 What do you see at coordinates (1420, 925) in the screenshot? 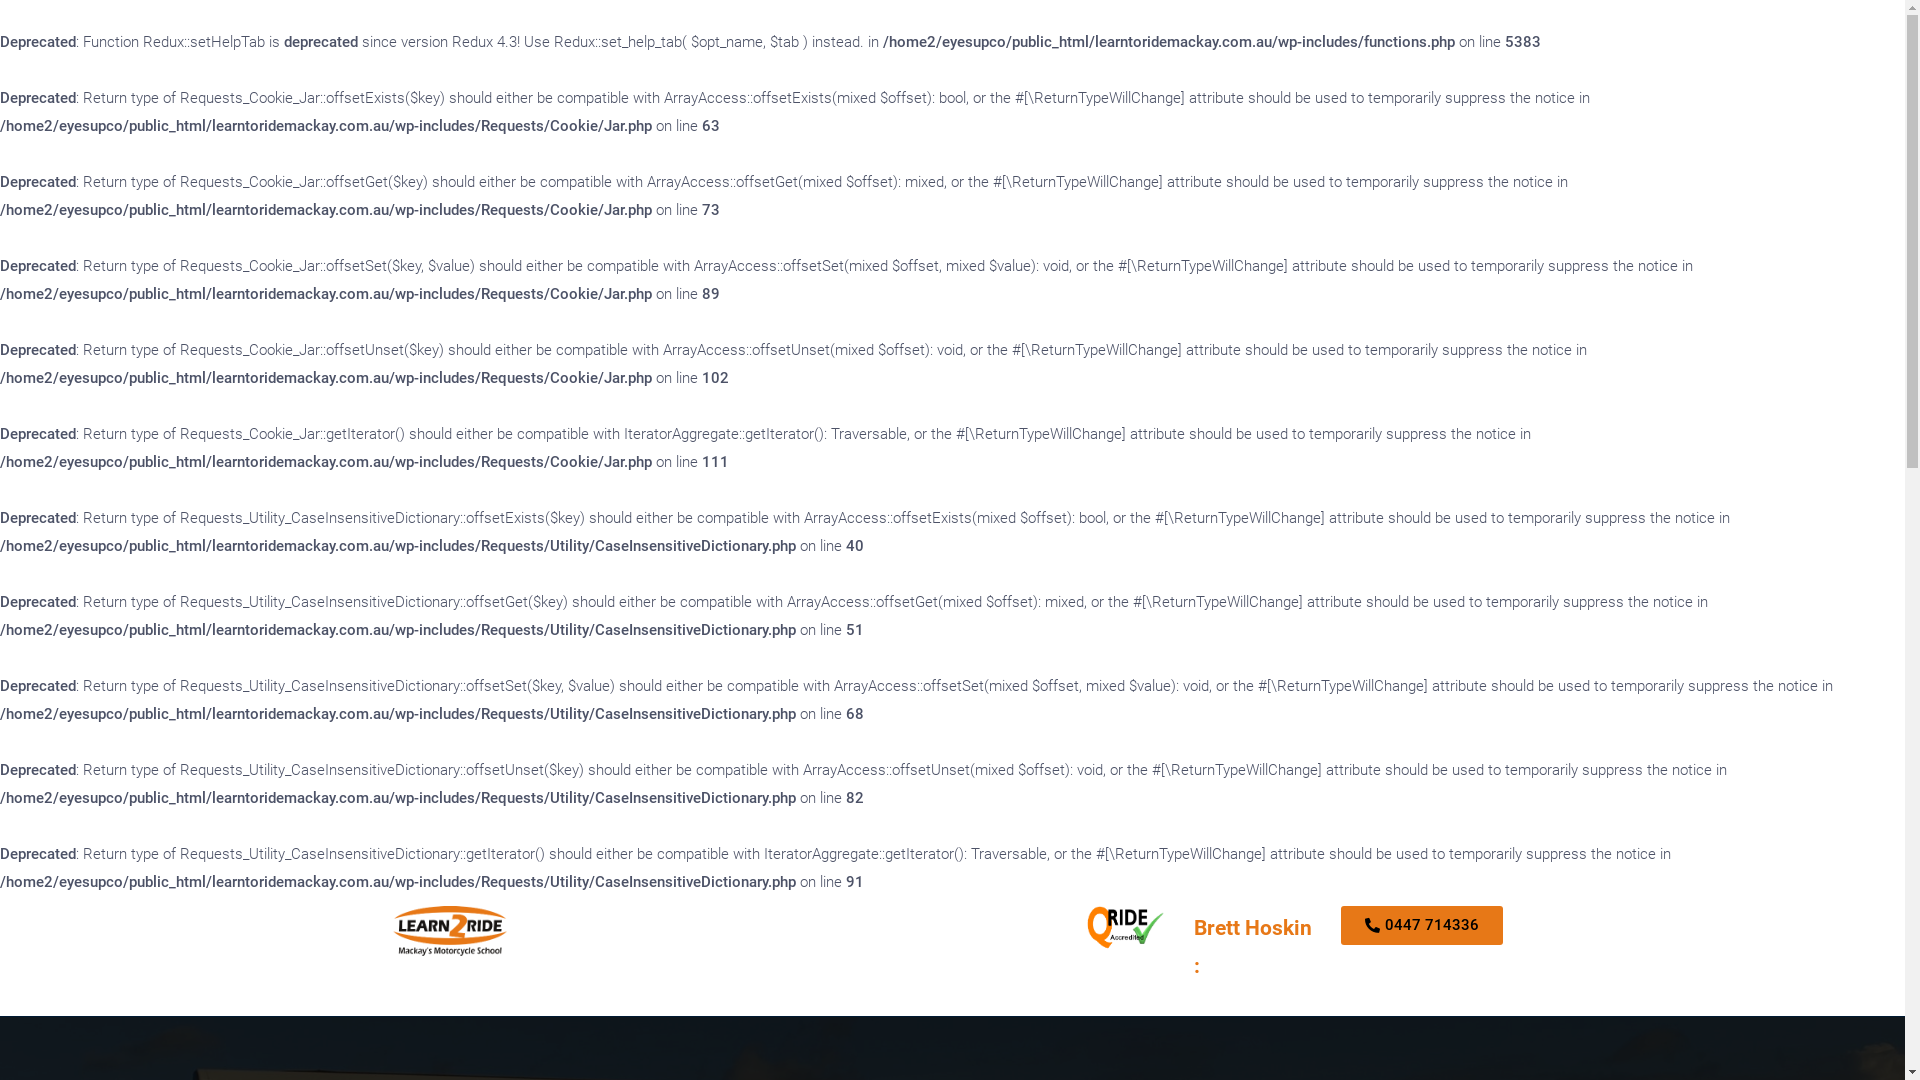
I see `'0447 714336'` at bounding box center [1420, 925].